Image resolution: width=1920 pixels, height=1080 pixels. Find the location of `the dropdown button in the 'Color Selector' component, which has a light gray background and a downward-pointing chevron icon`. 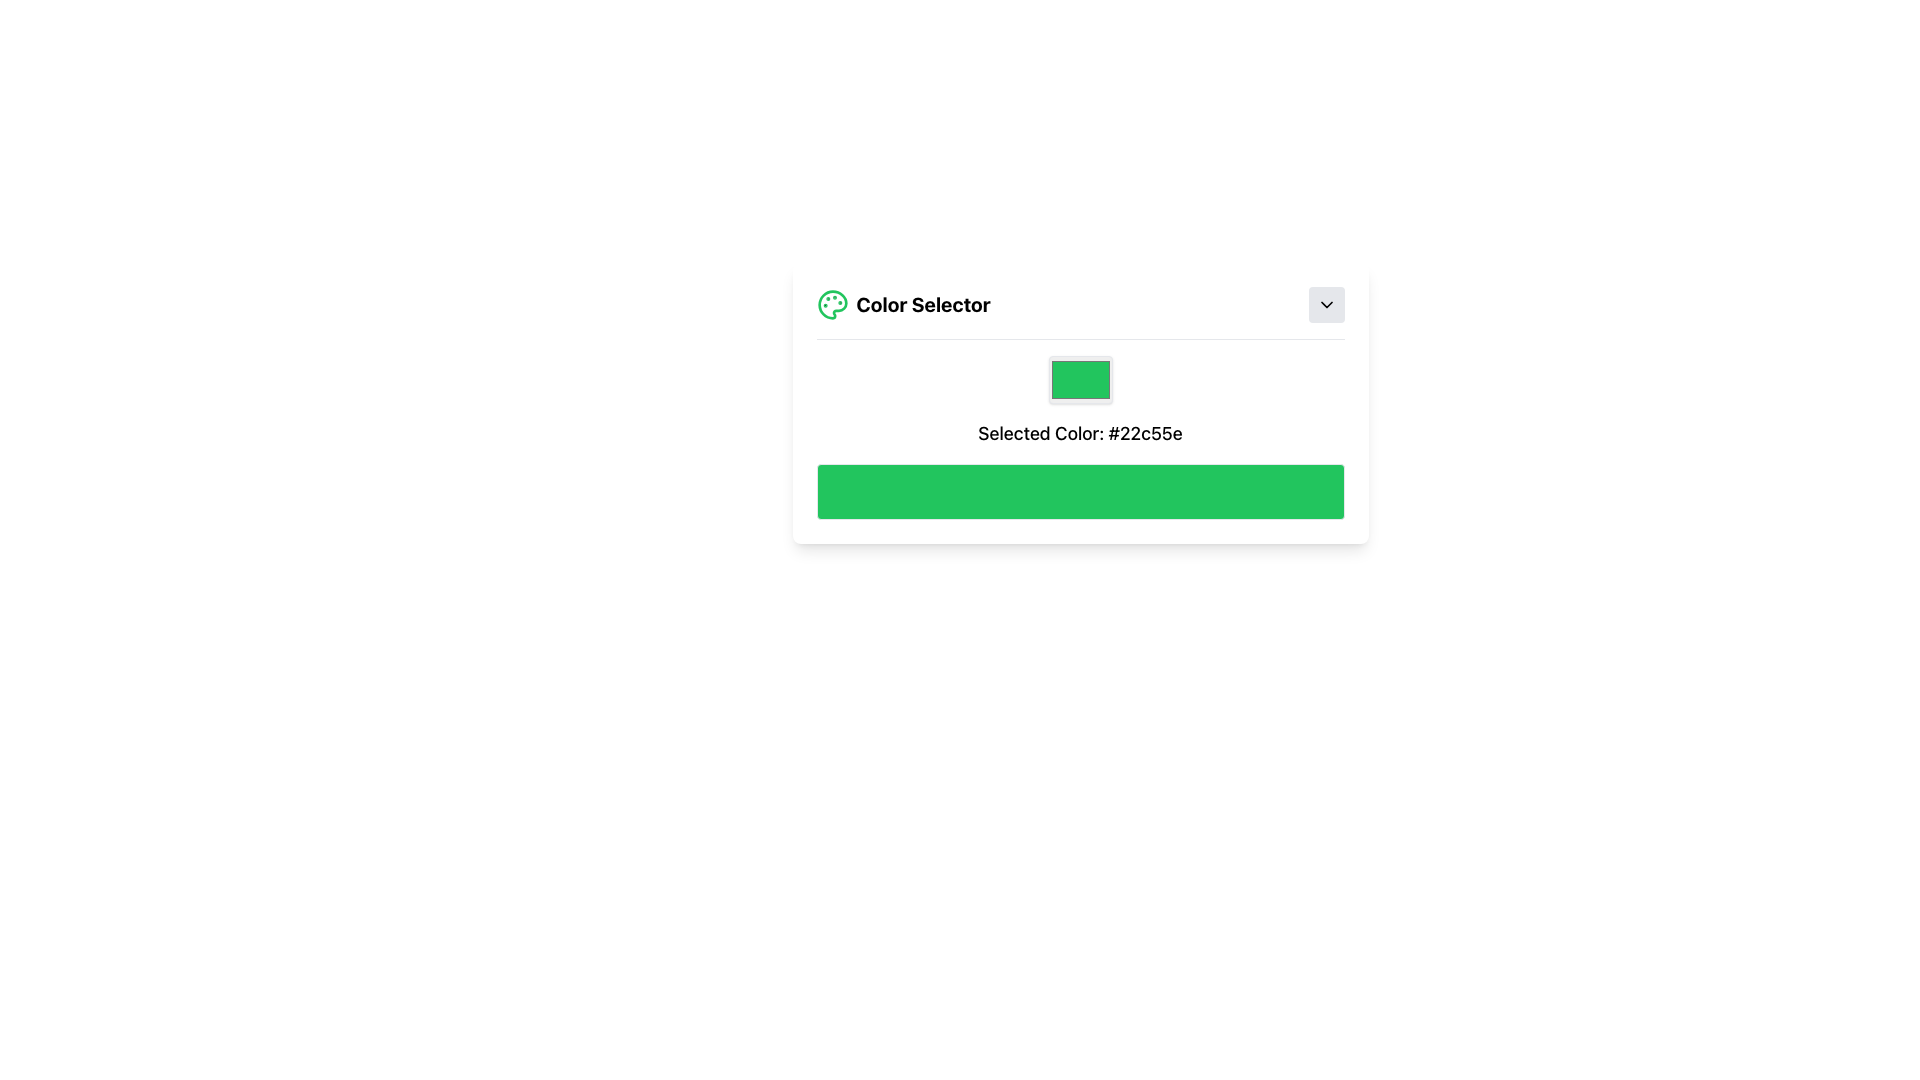

the dropdown button in the 'Color Selector' component, which has a light gray background and a downward-pointing chevron icon is located at coordinates (1326, 304).